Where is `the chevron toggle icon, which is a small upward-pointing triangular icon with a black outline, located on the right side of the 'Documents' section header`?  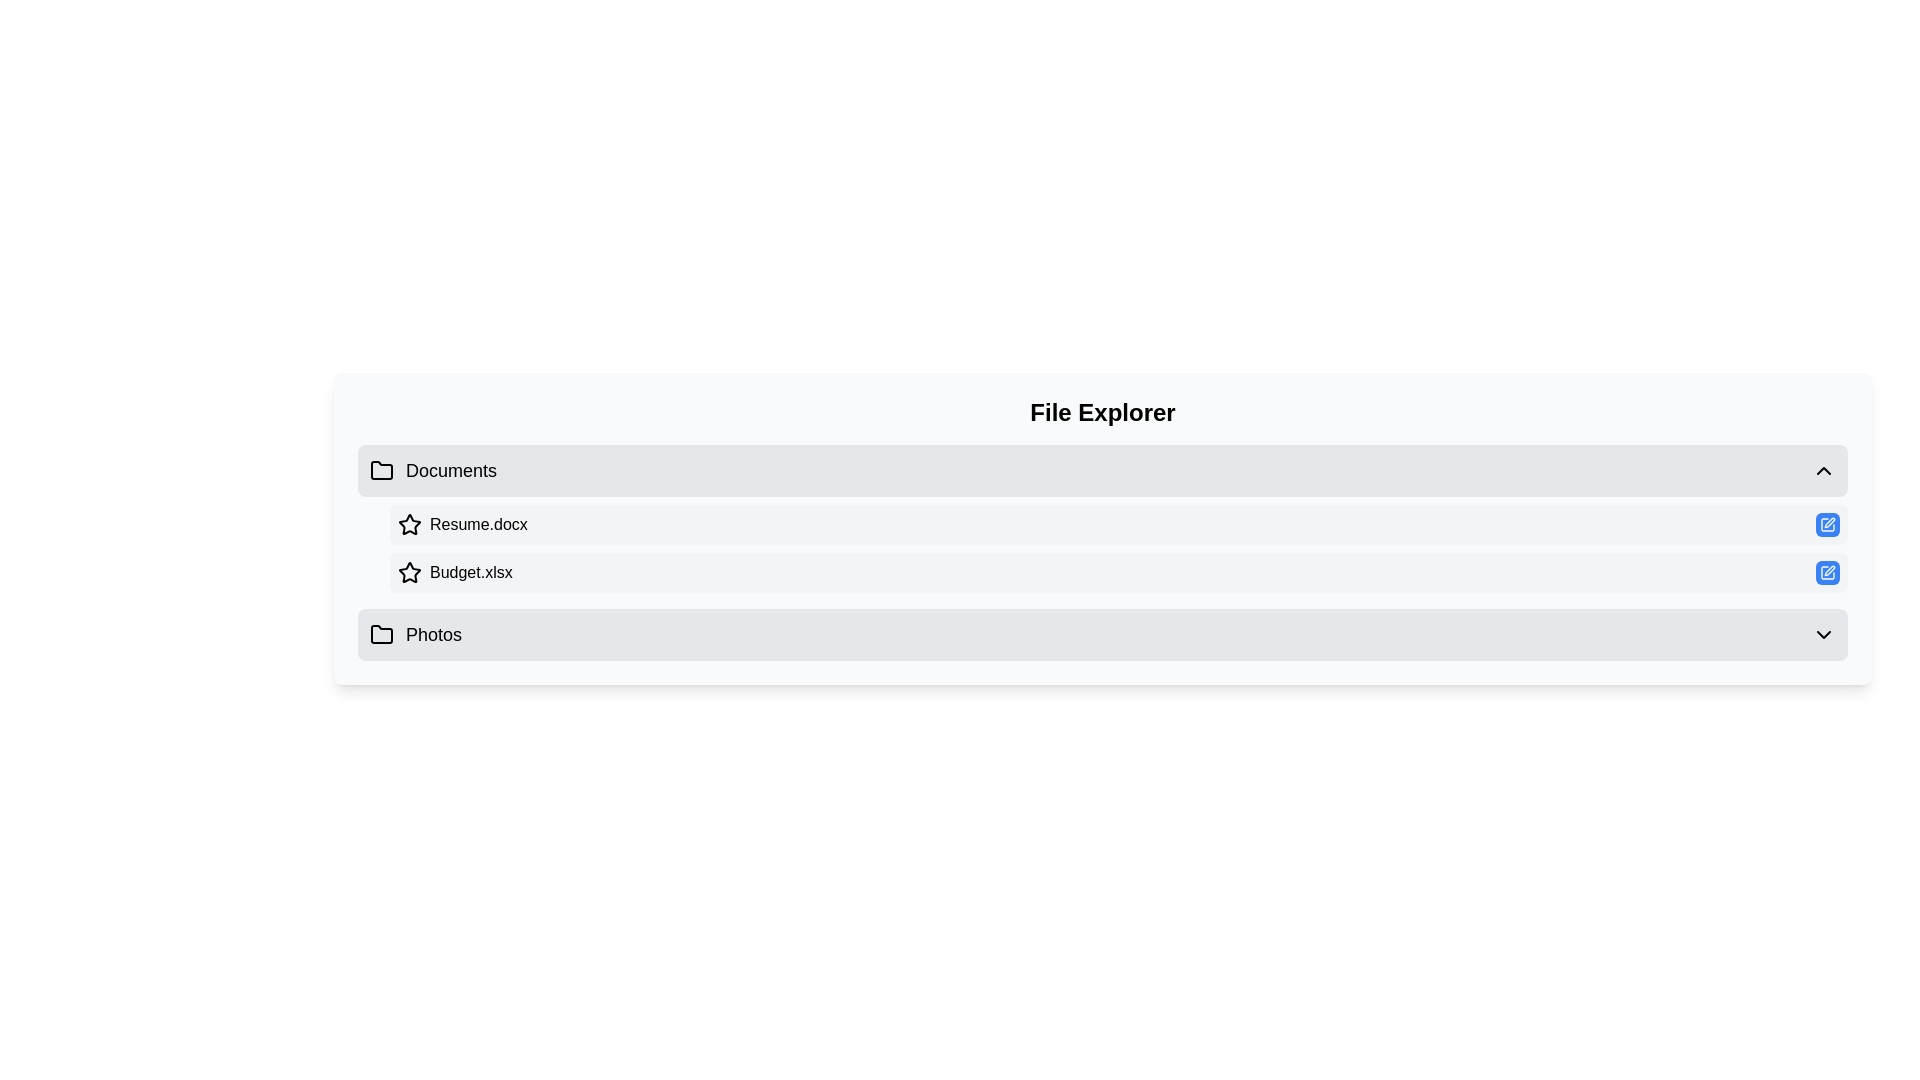 the chevron toggle icon, which is a small upward-pointing triangular icon with a black outline, located on the right side of the 'Documents' section header is located at coordinates (1824, 470).